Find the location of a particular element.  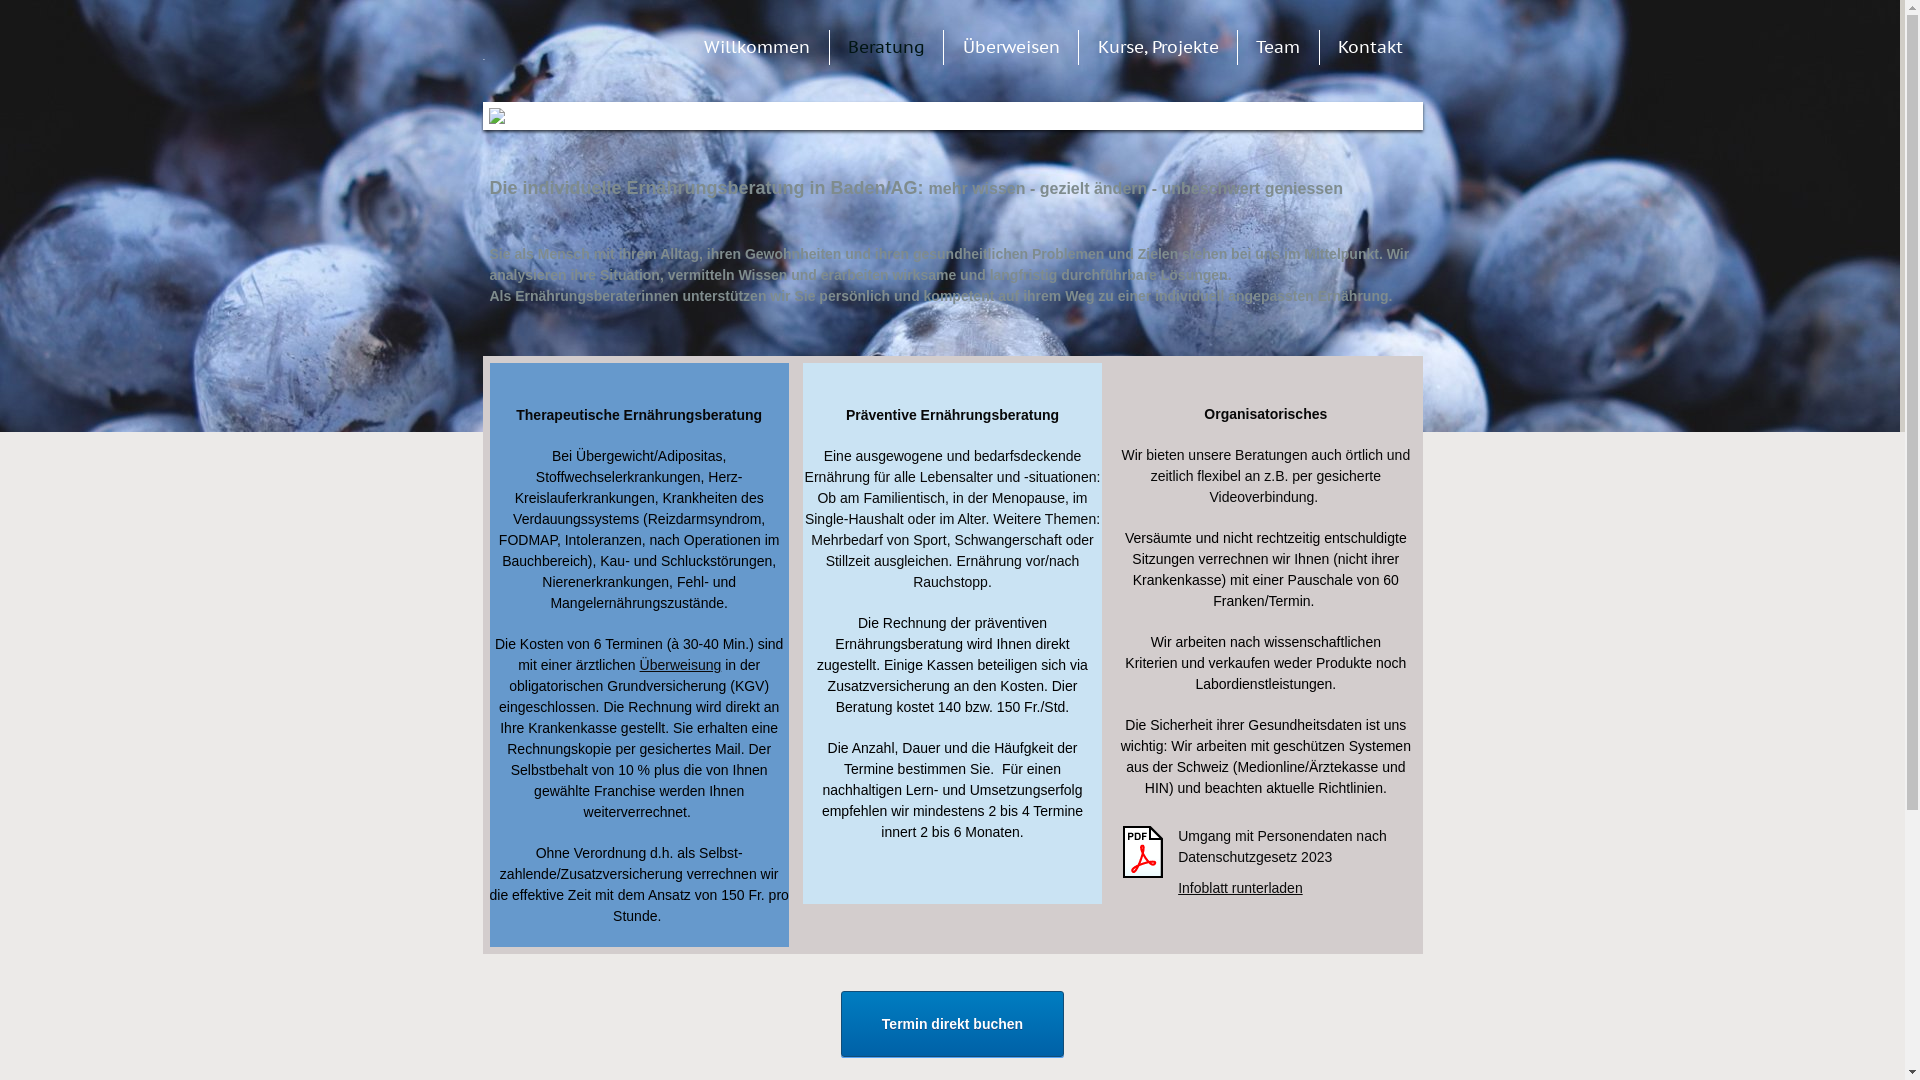

'Beratung' is located at coordinates (885, 45).